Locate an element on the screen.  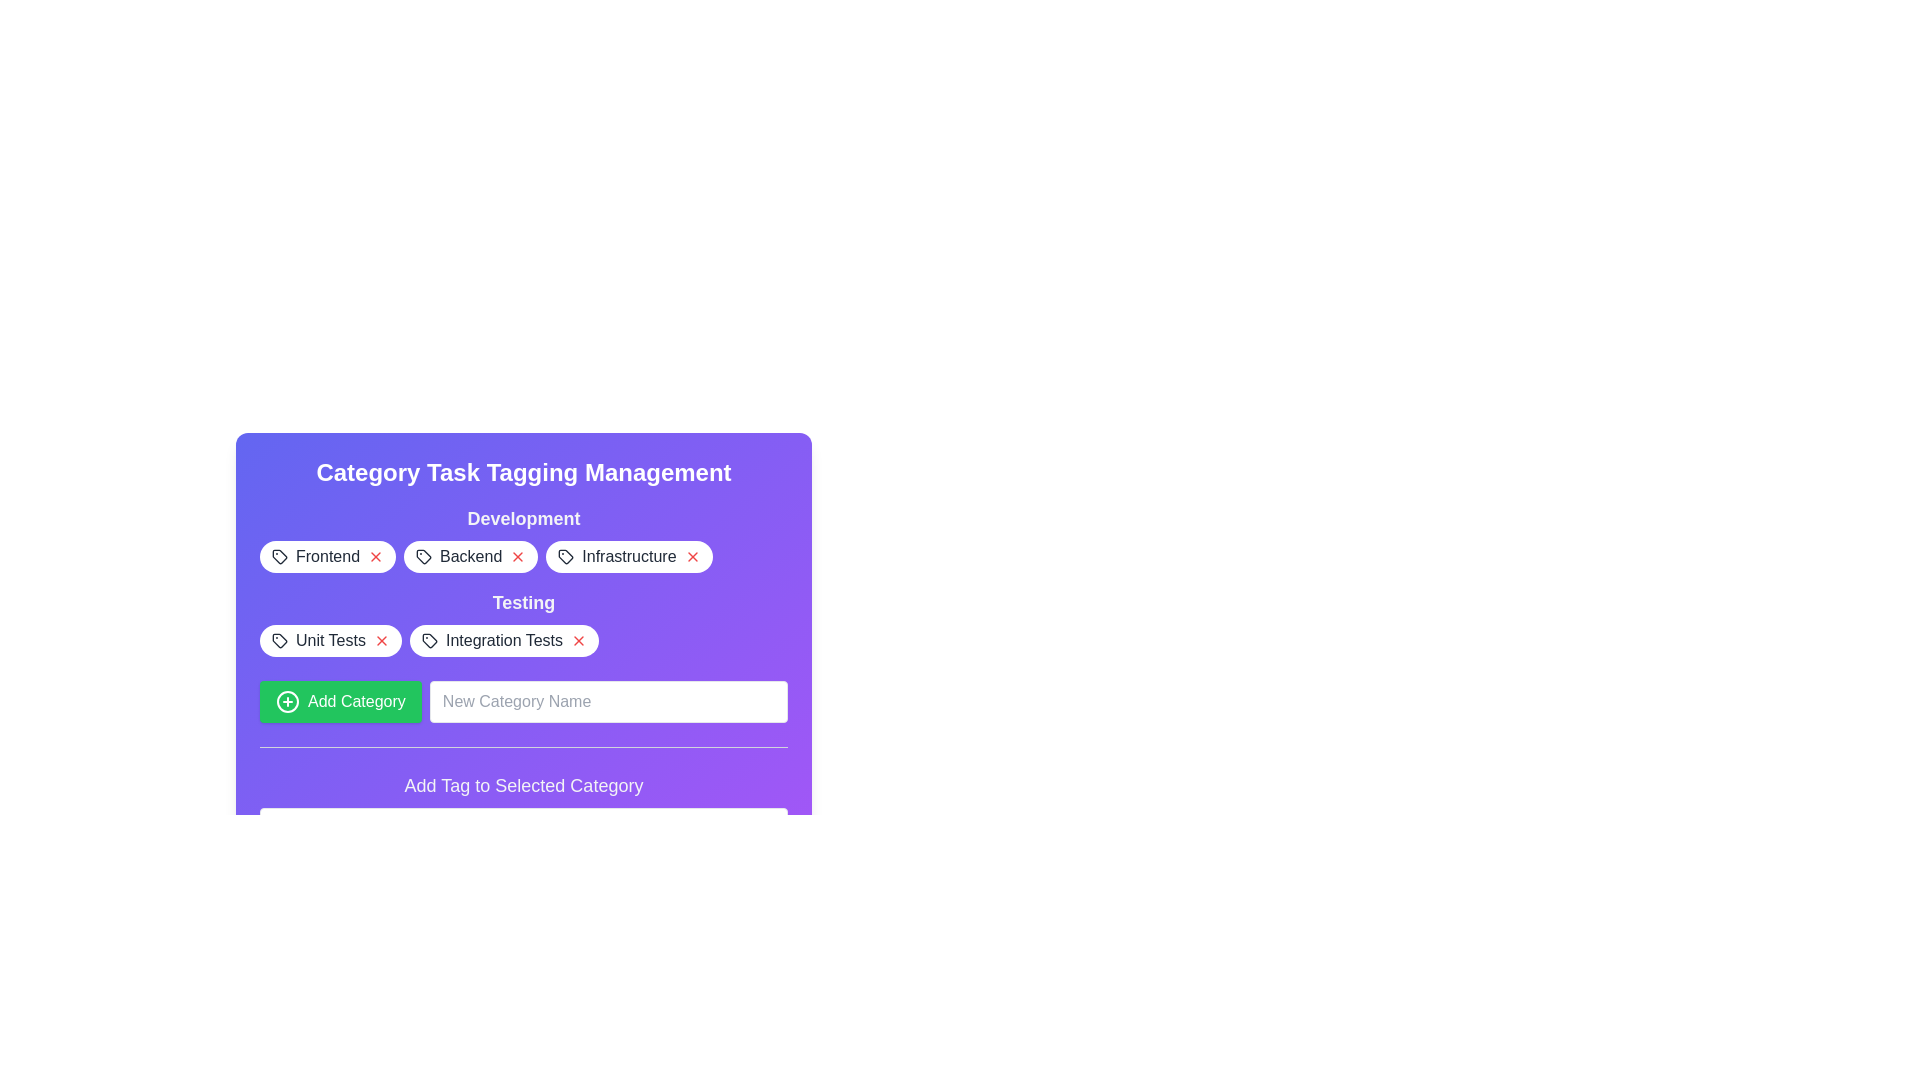
the decorative tag icon representing the 'Unit Tests' category located in the 'Testing' section, which is the second row of tags below 'Development' is located at coordinates (278, 640).